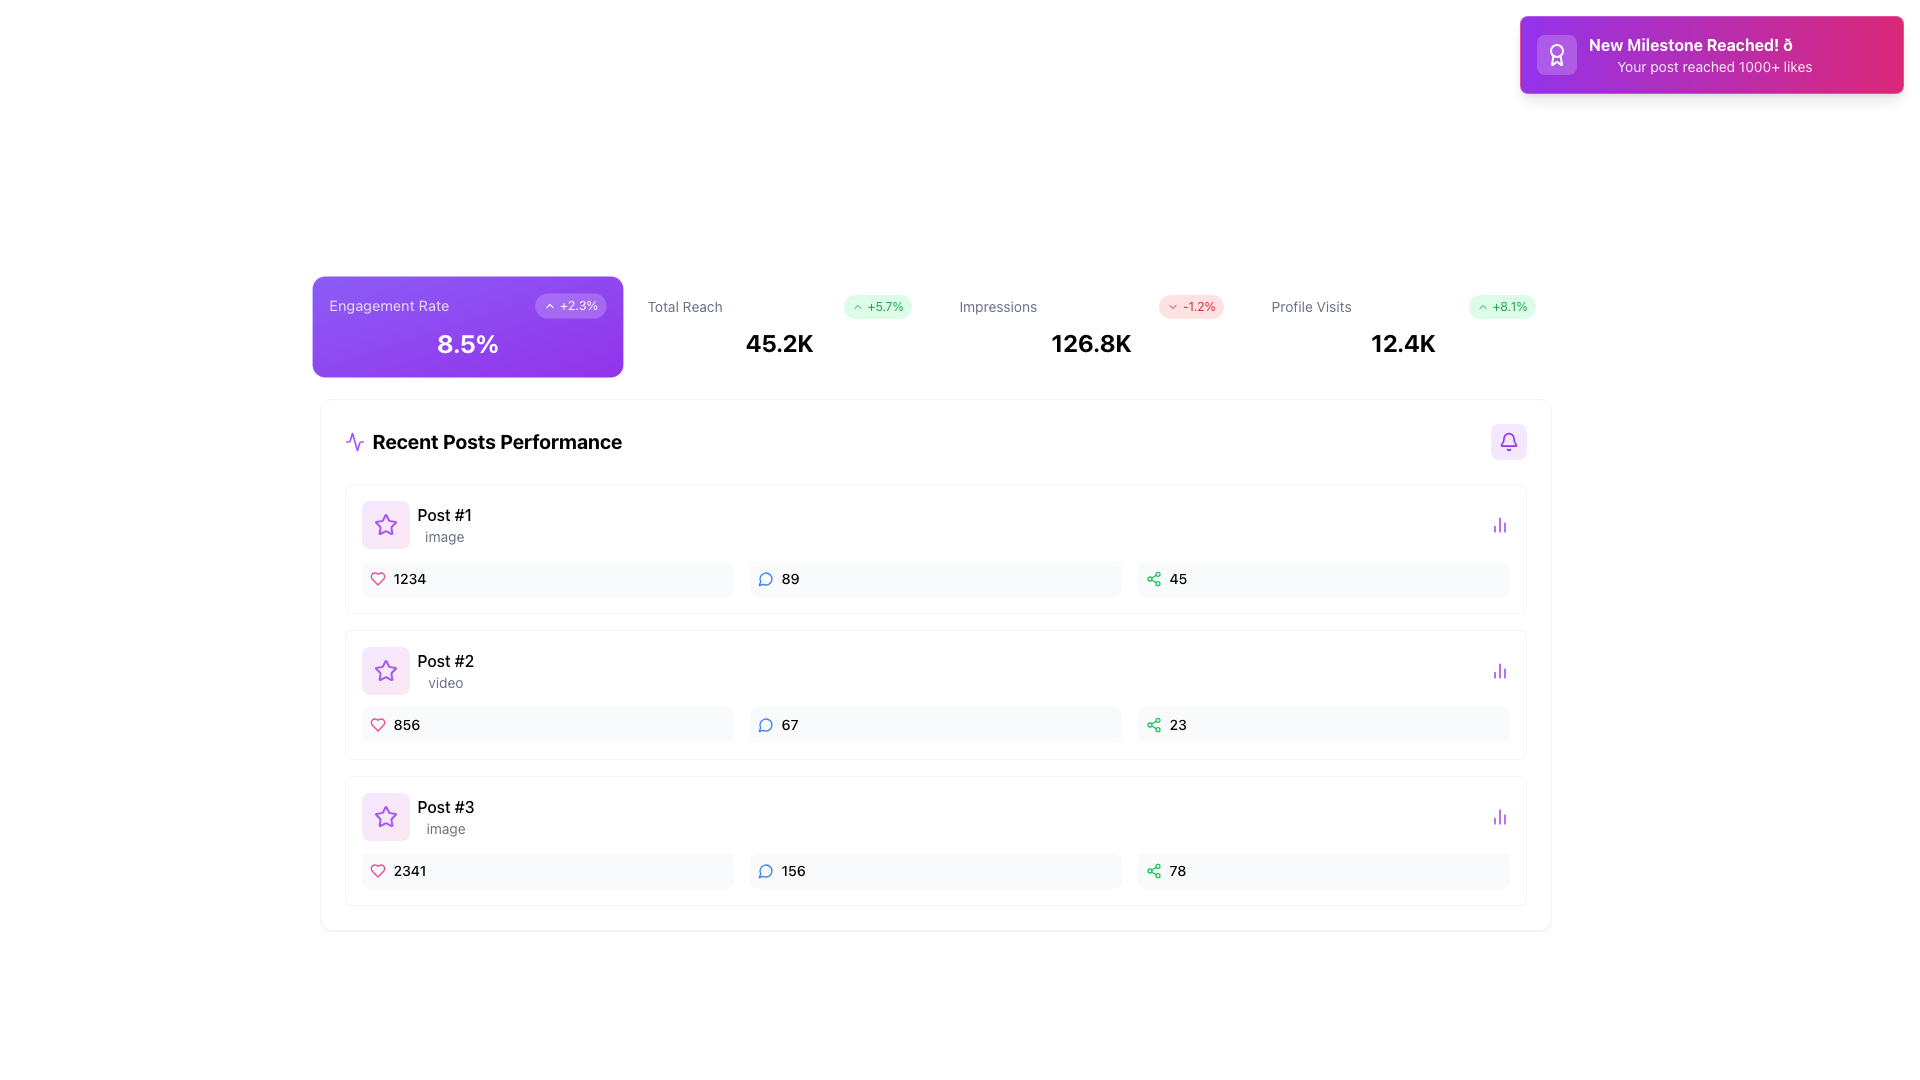 Image resolution: width=1920 pixels, height=1080 pixels. Describe the element at coordinates (1499, 523) in the screenshot. I see `the interactive icon located at the far right of the row titled 'Post #1' to change its color` at that location.